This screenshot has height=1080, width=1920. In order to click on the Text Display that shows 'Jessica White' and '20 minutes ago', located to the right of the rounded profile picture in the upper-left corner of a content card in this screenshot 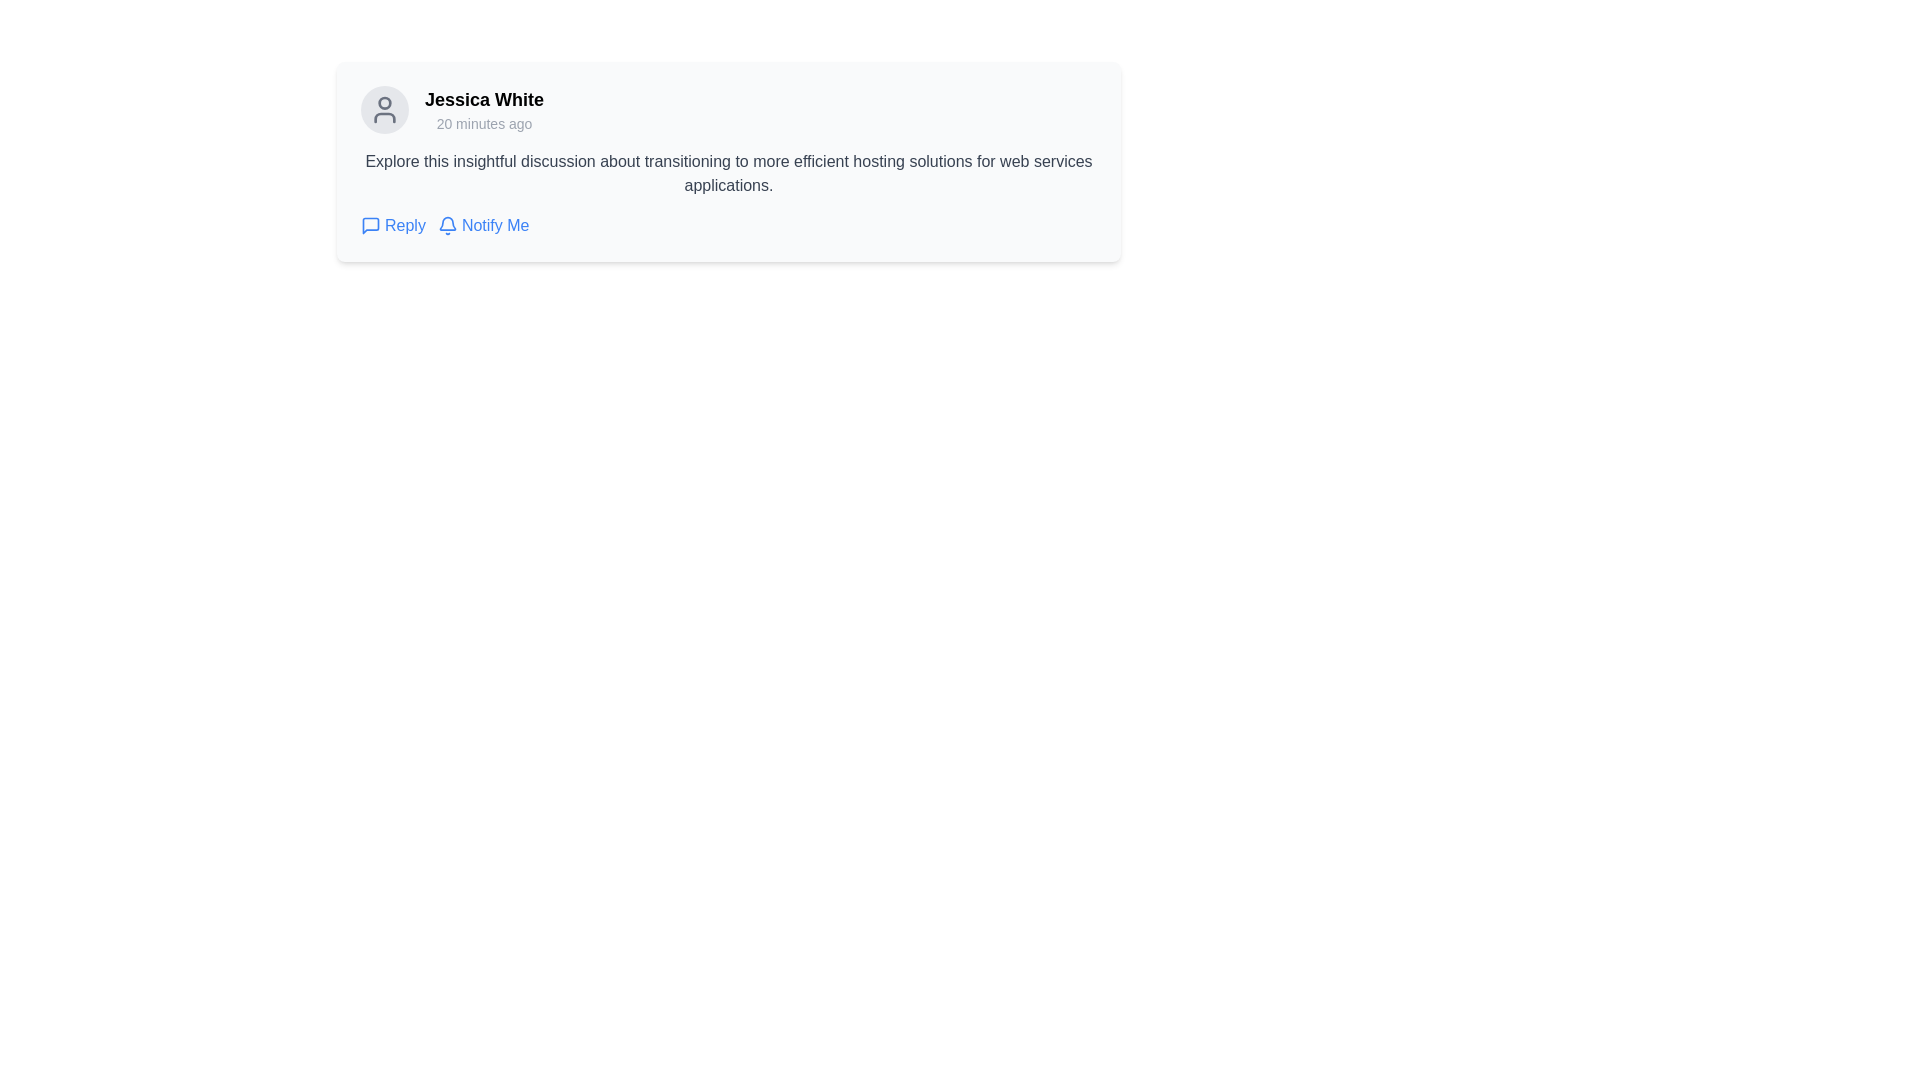, I will do `click(484, 110)`.